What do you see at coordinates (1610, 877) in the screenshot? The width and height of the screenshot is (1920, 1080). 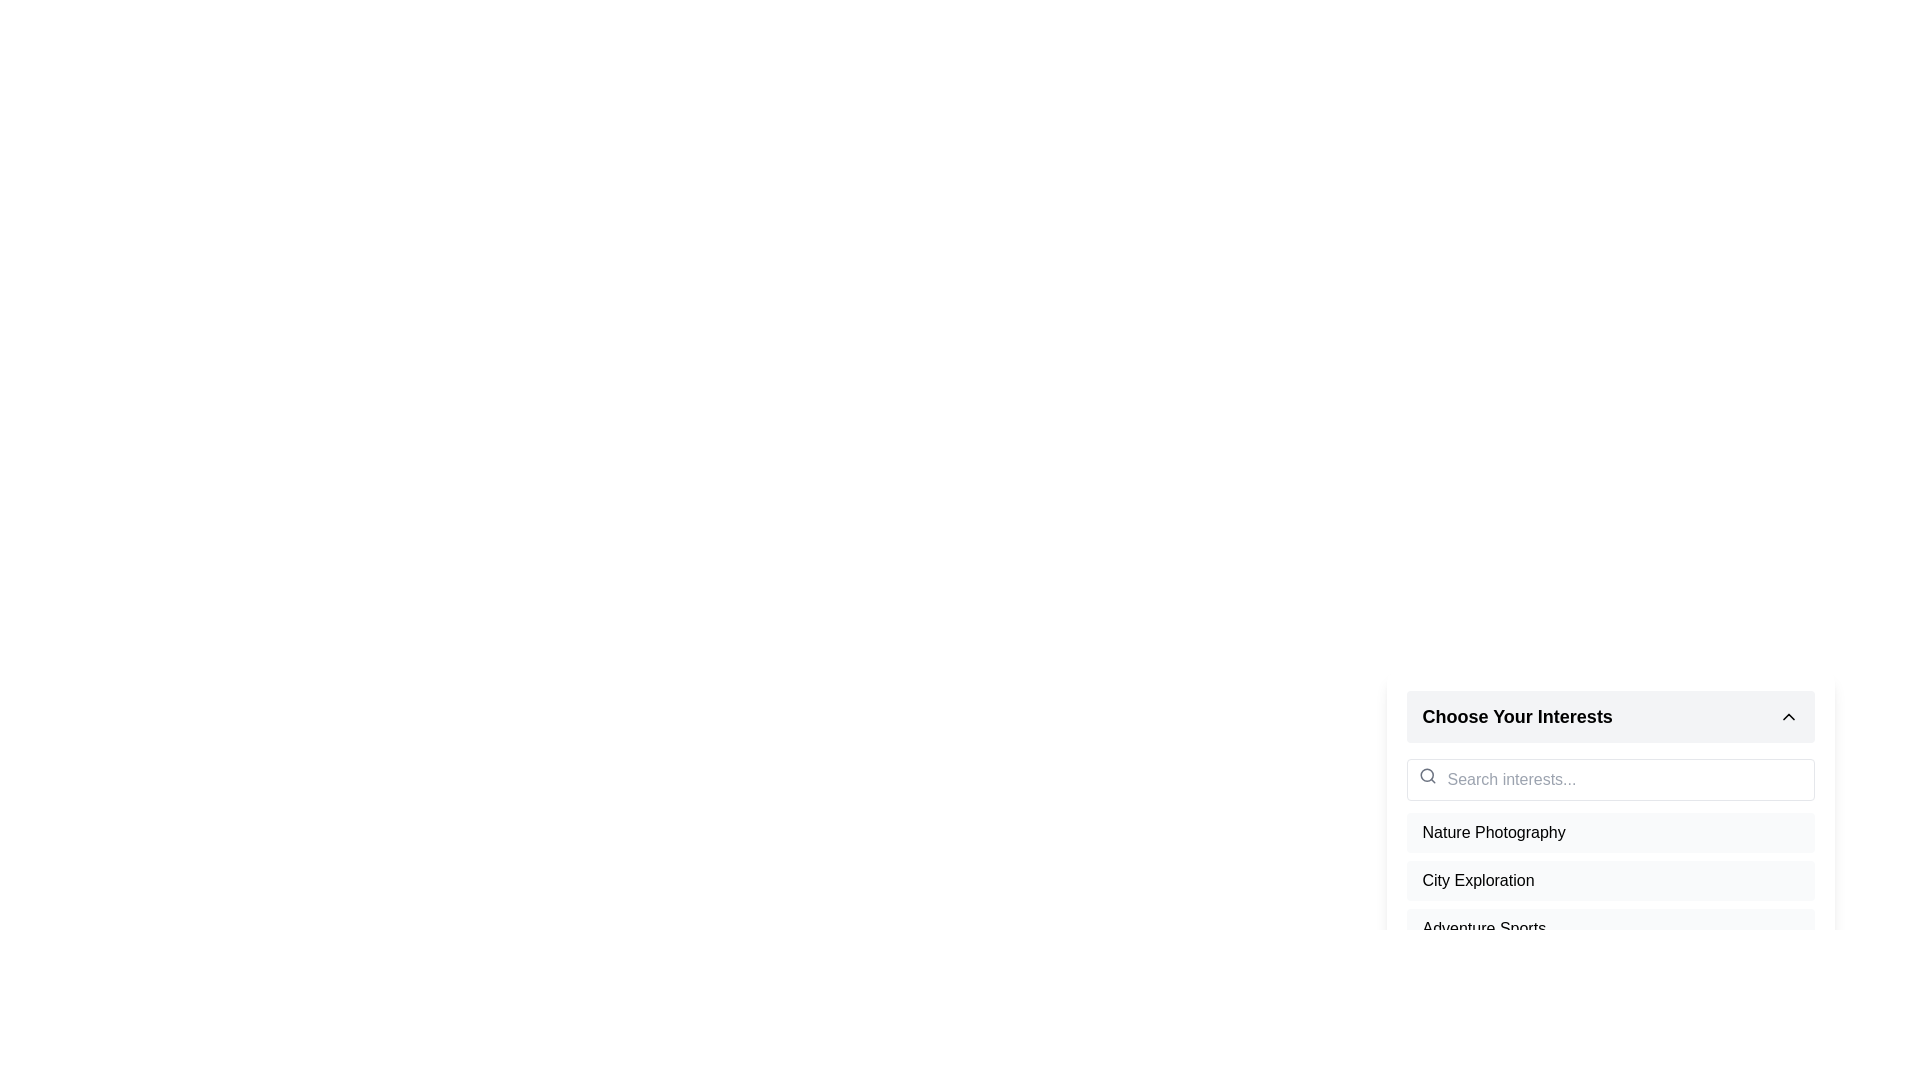 I see `the second item in the list under 'Choose Your Interests'` at bounding box center [1610, 877].